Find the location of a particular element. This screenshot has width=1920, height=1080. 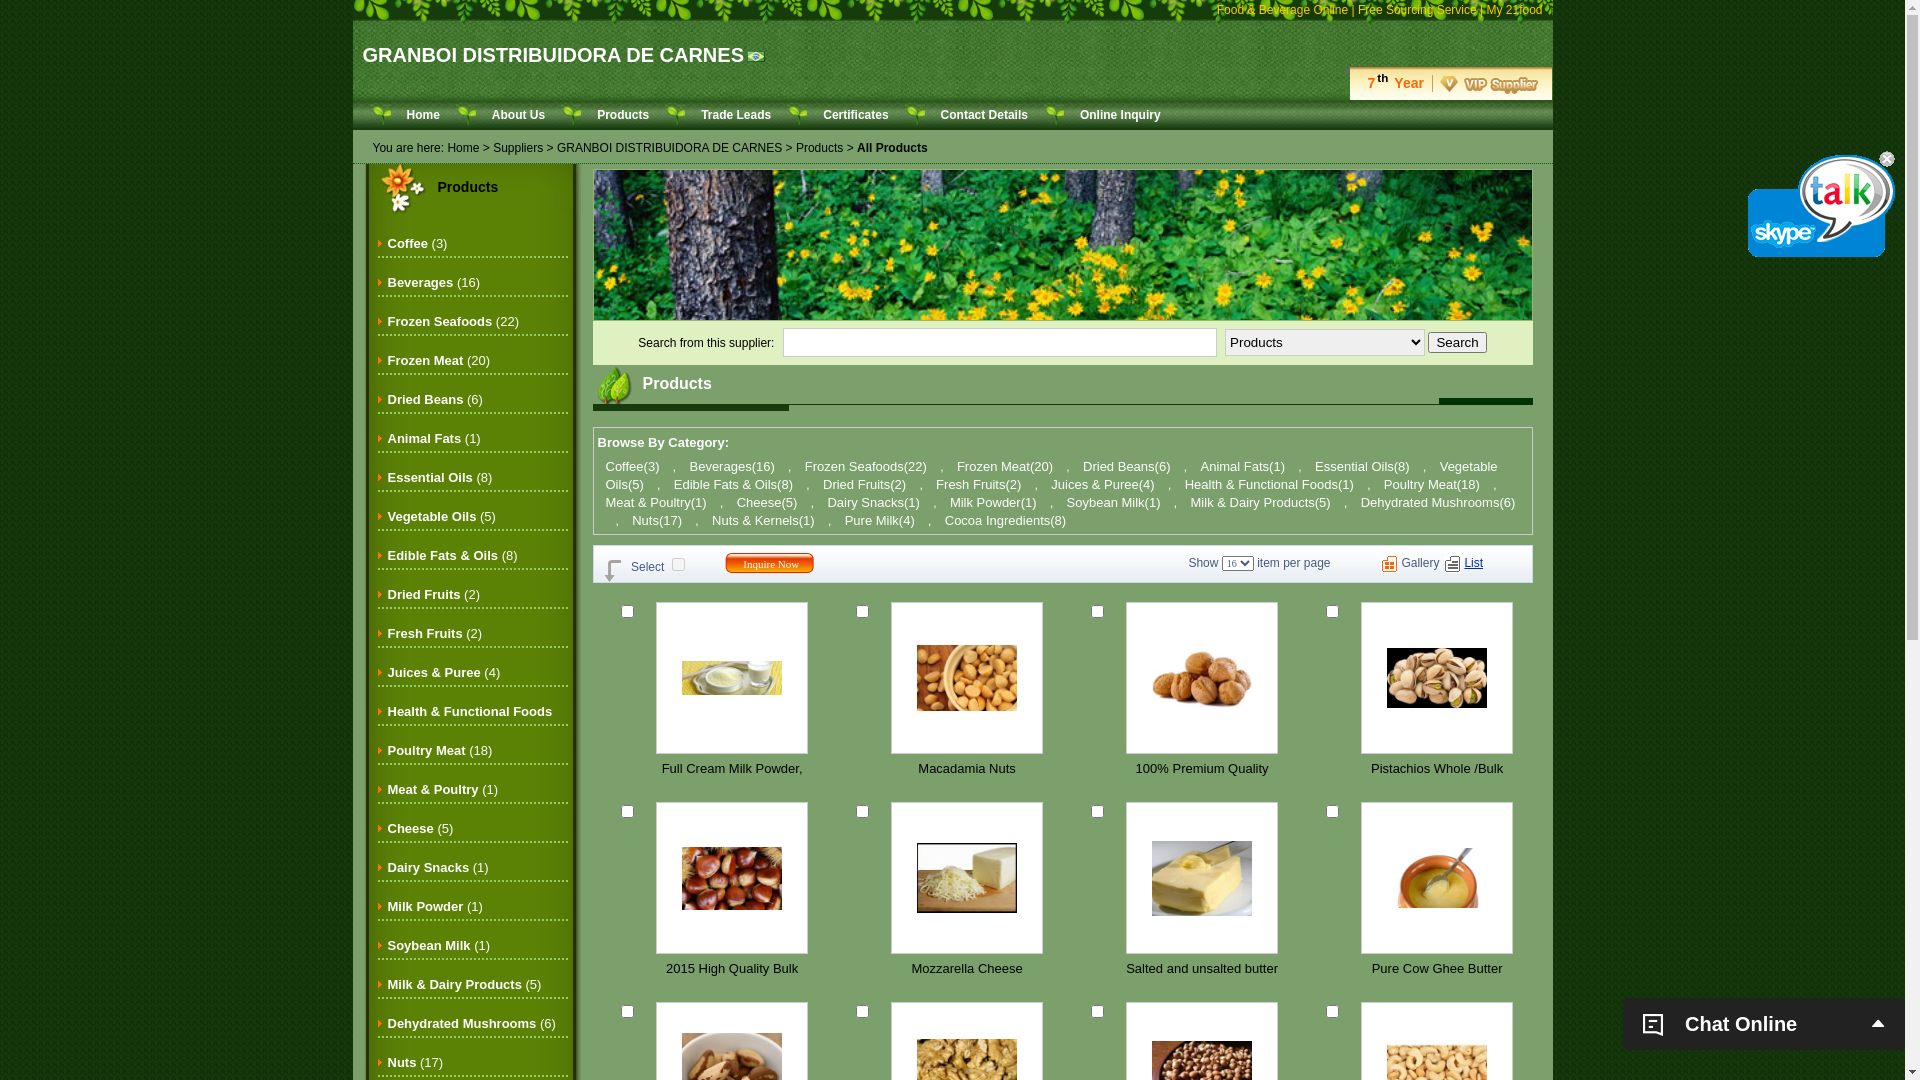

'Frozen Meat (20)' is located at coordinates (388, 360).